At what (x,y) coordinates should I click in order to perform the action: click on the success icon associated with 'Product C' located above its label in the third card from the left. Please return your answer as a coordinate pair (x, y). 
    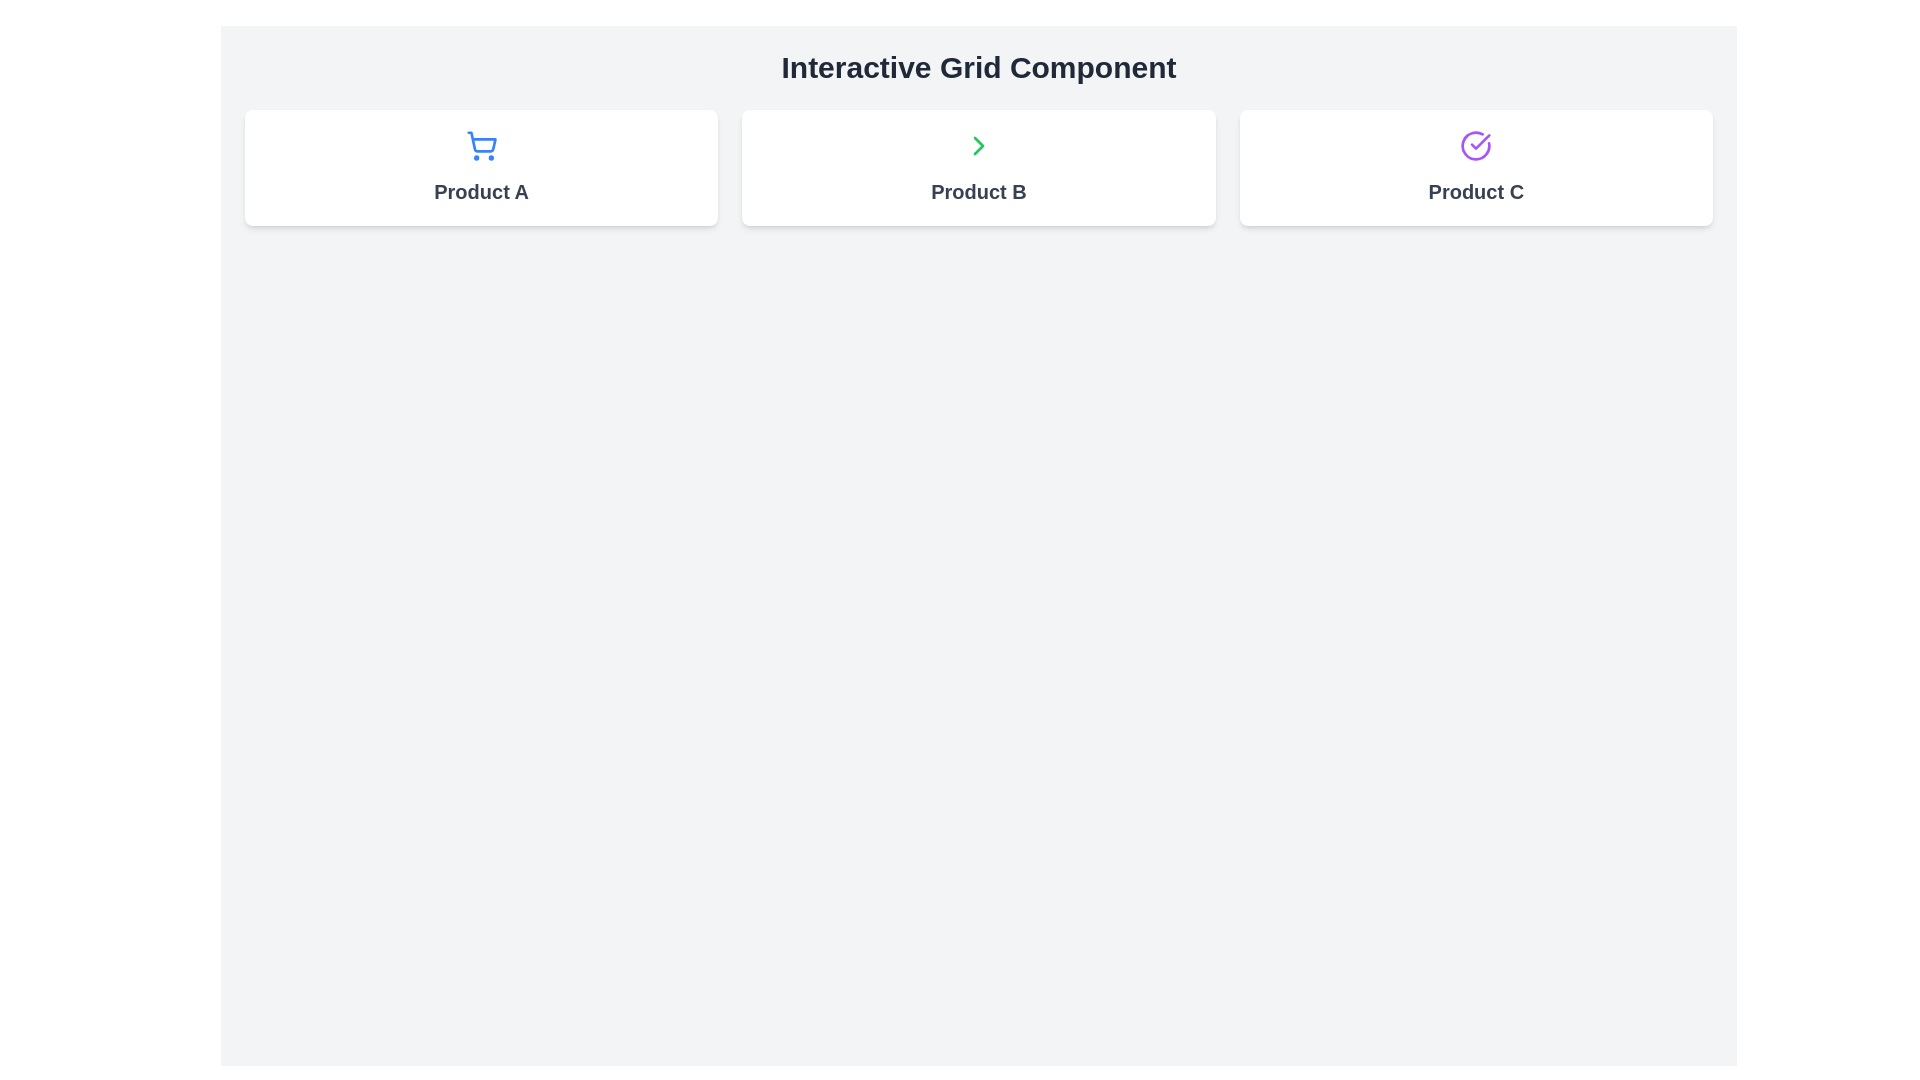
    Looking at the image, I should click on (1476, 145).